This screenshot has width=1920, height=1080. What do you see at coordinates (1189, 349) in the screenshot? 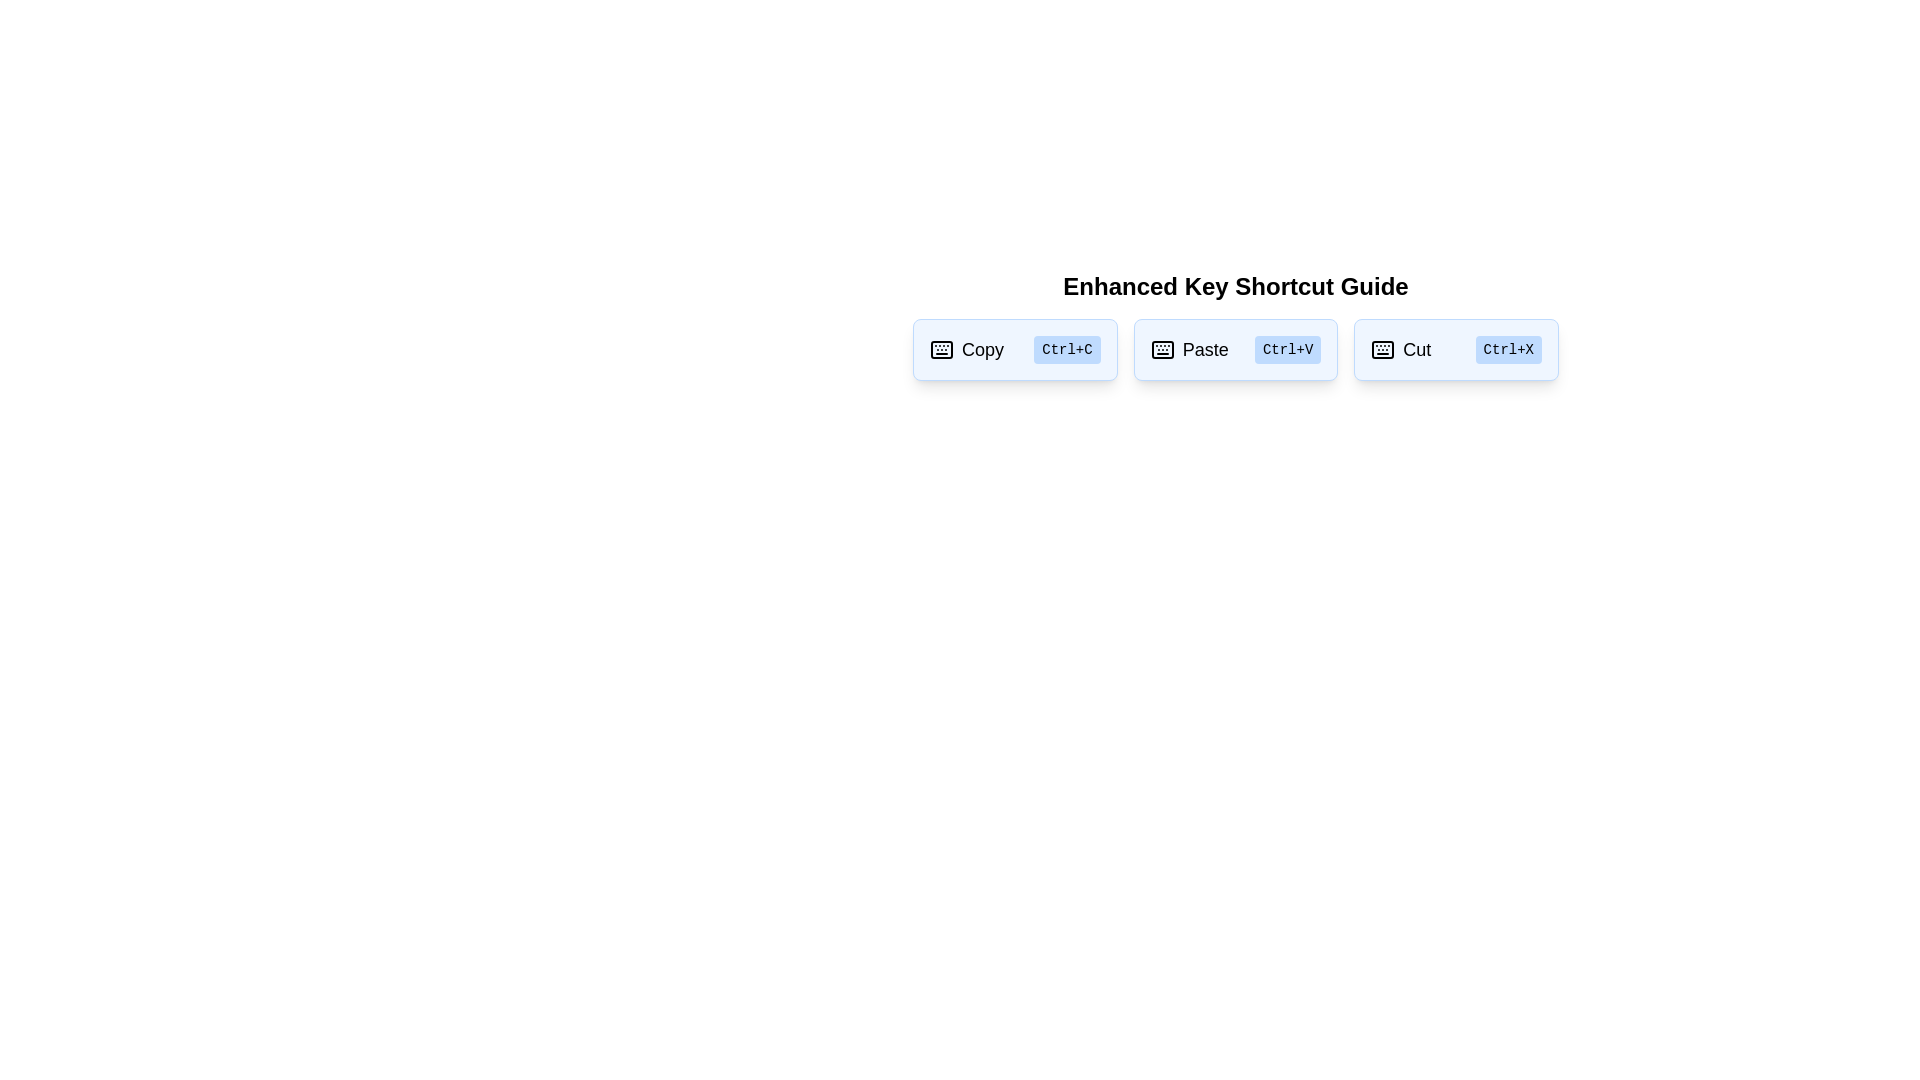
I see `the Paste text label and its associated icon, which indicates the functionality for pasting content, located between the Copy and Cut buttons` at bounding box center [1189, 349].